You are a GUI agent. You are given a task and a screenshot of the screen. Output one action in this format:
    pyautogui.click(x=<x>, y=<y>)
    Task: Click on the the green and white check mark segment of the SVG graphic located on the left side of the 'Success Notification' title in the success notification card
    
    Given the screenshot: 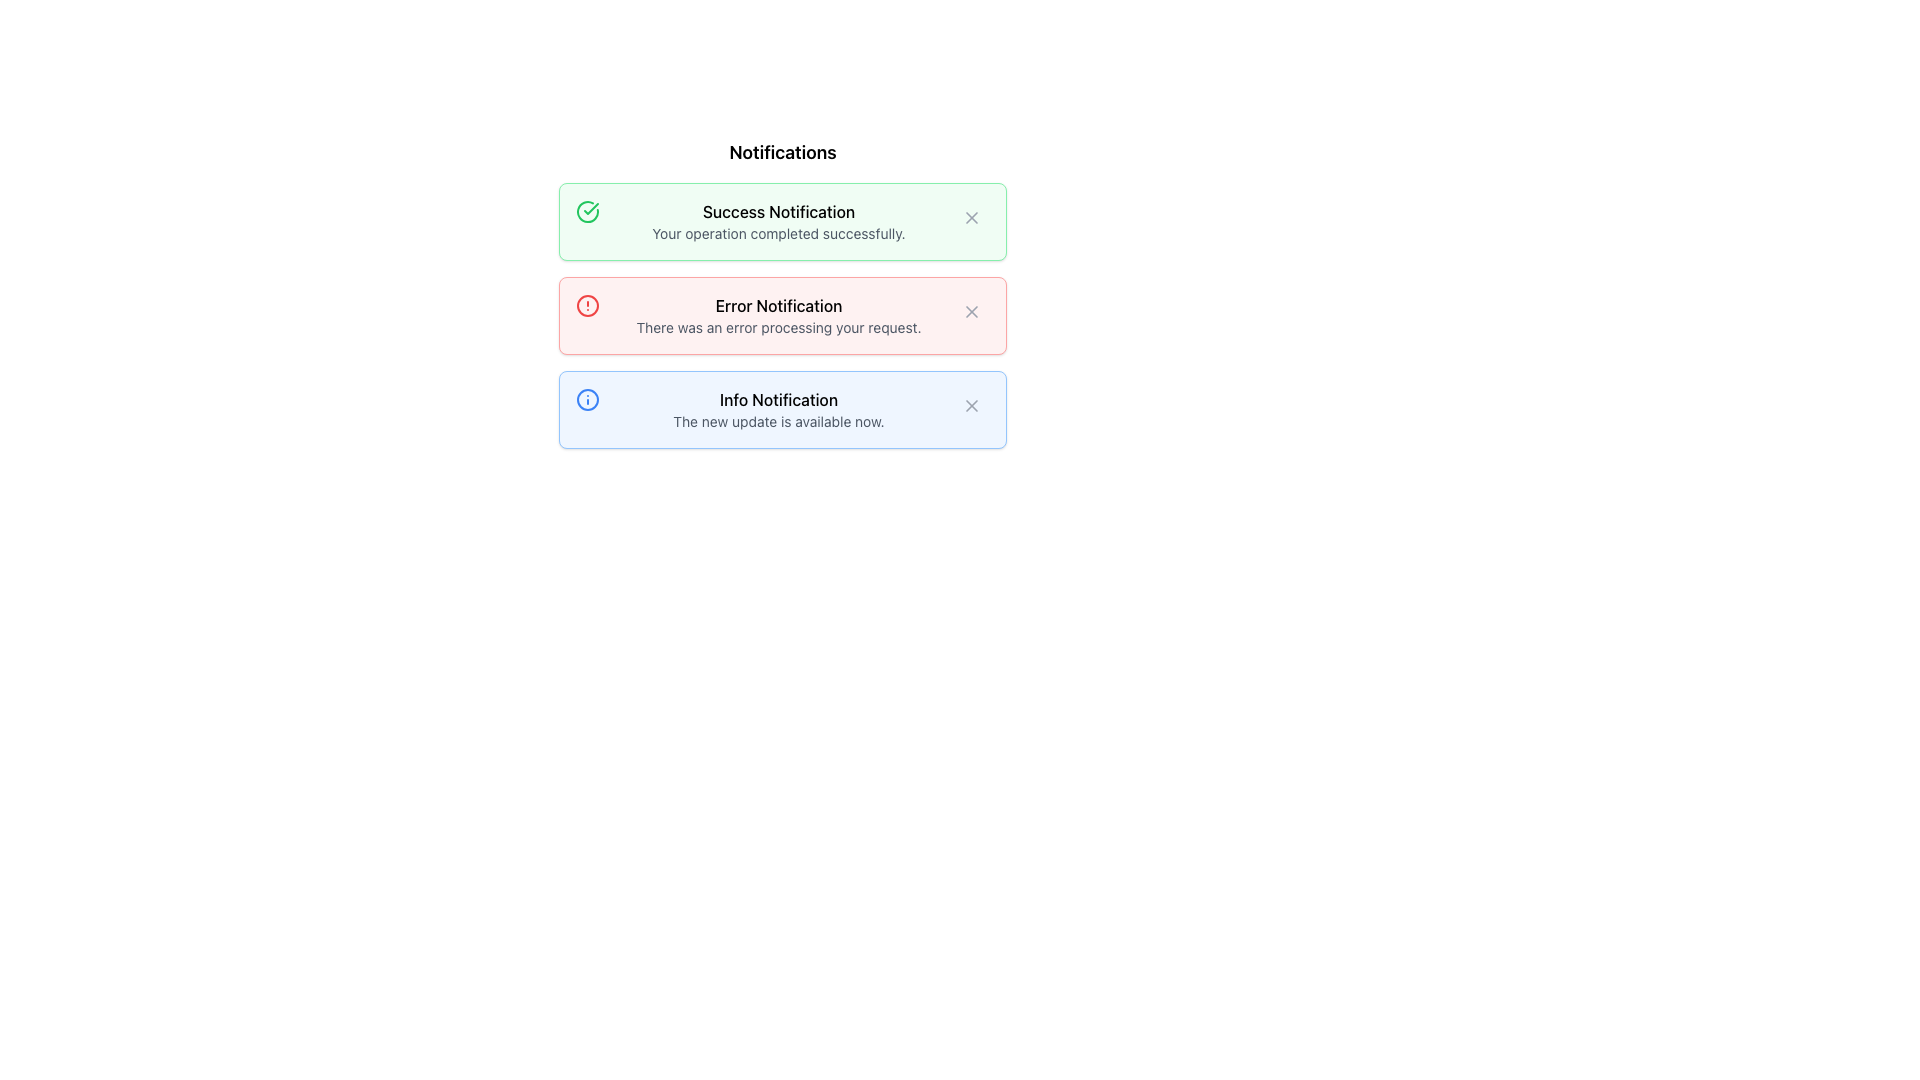 What is the action you would take?
    pyautogui.click(x=590, y=208)
    